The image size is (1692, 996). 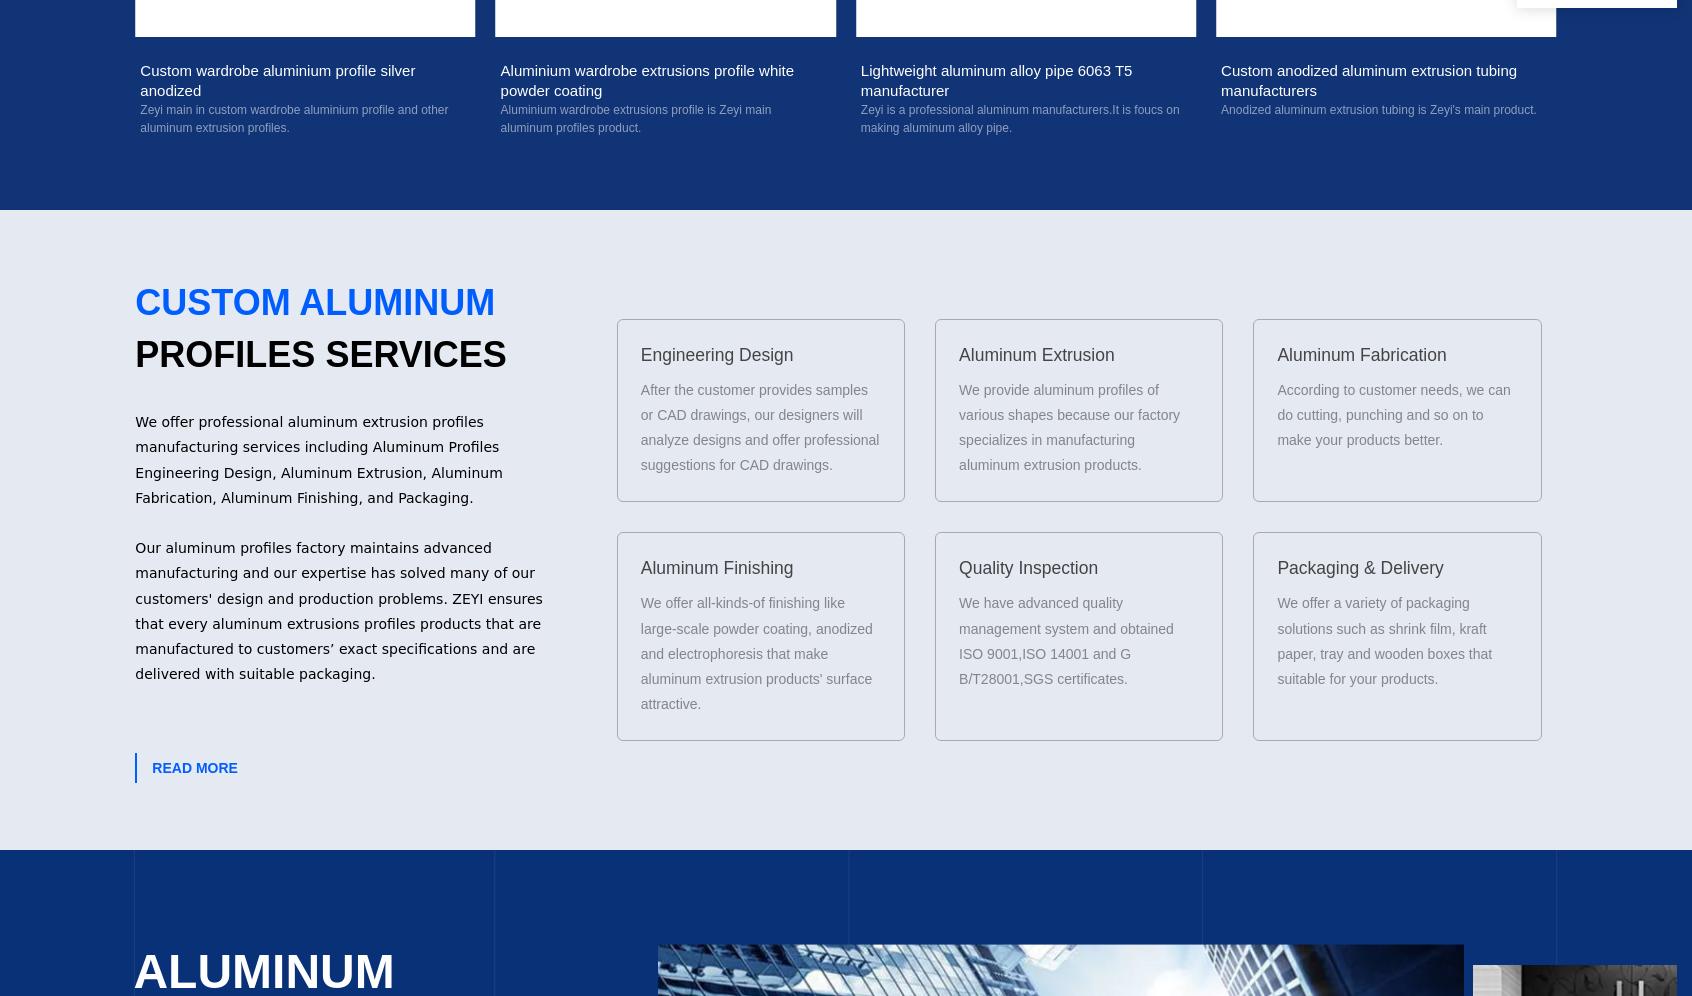 What do you see at coordinates (1027, 567) in the screenshot?
I see `'Quality Inspection'` at bounding box center [1027, 567].